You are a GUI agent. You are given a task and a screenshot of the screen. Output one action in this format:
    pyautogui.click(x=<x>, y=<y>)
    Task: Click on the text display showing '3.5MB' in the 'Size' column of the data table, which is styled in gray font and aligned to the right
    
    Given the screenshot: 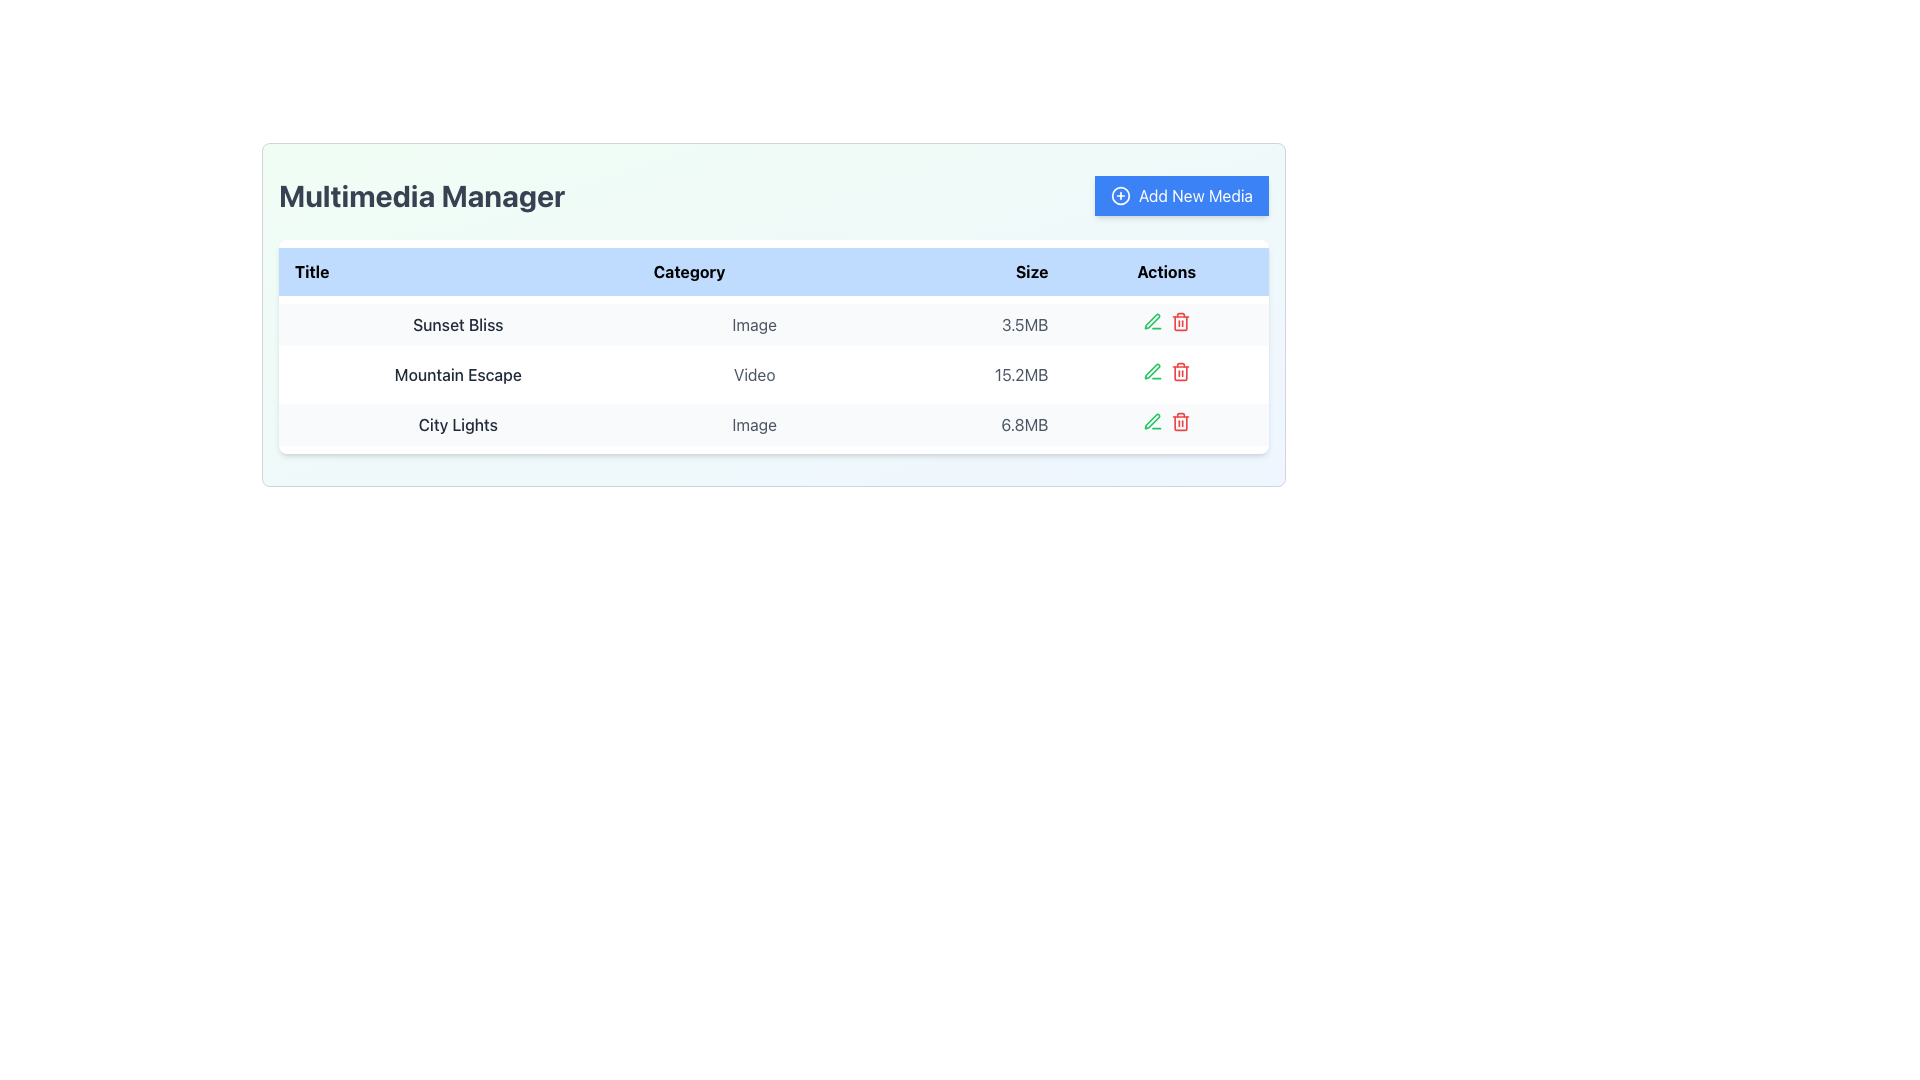 What is the action you would take?
    pyautogui.click(x=968, y=323)
    